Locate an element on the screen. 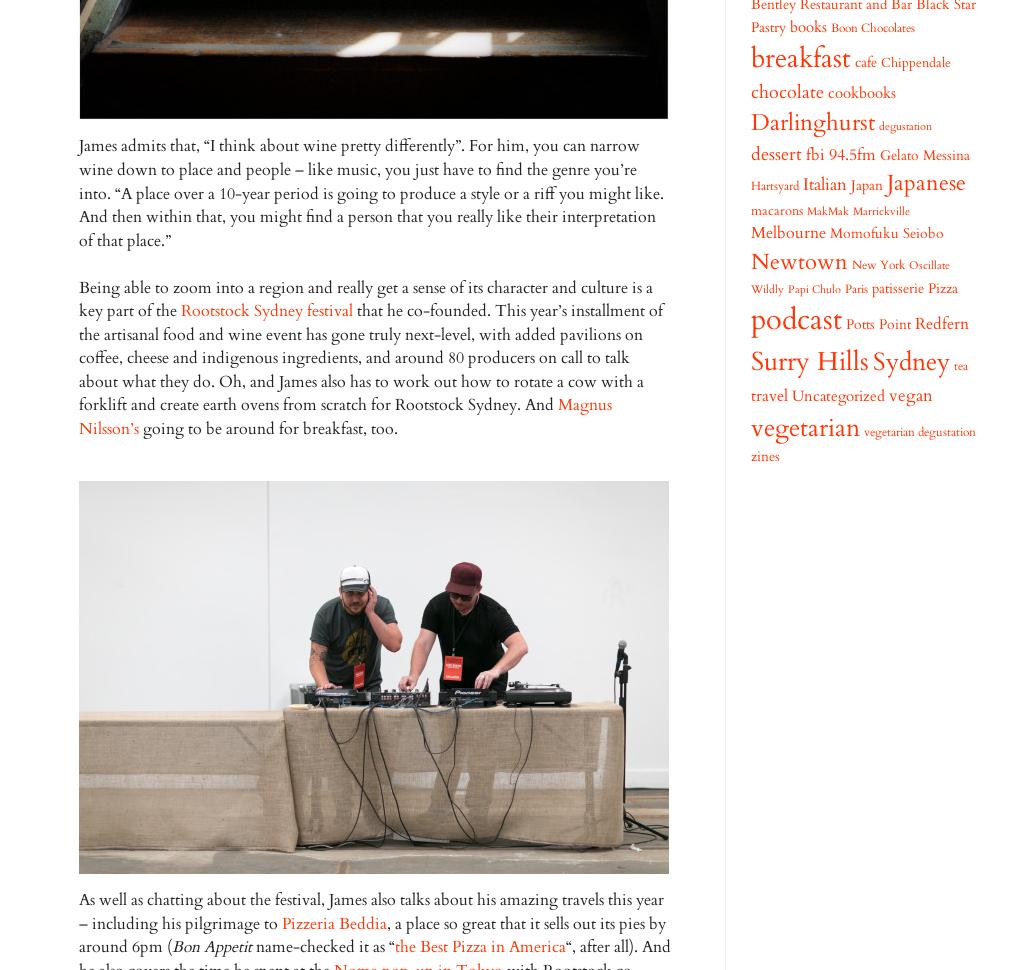 This screenshot has width=1013, height=970. 'cafe' is located at coordinates (865, 61).